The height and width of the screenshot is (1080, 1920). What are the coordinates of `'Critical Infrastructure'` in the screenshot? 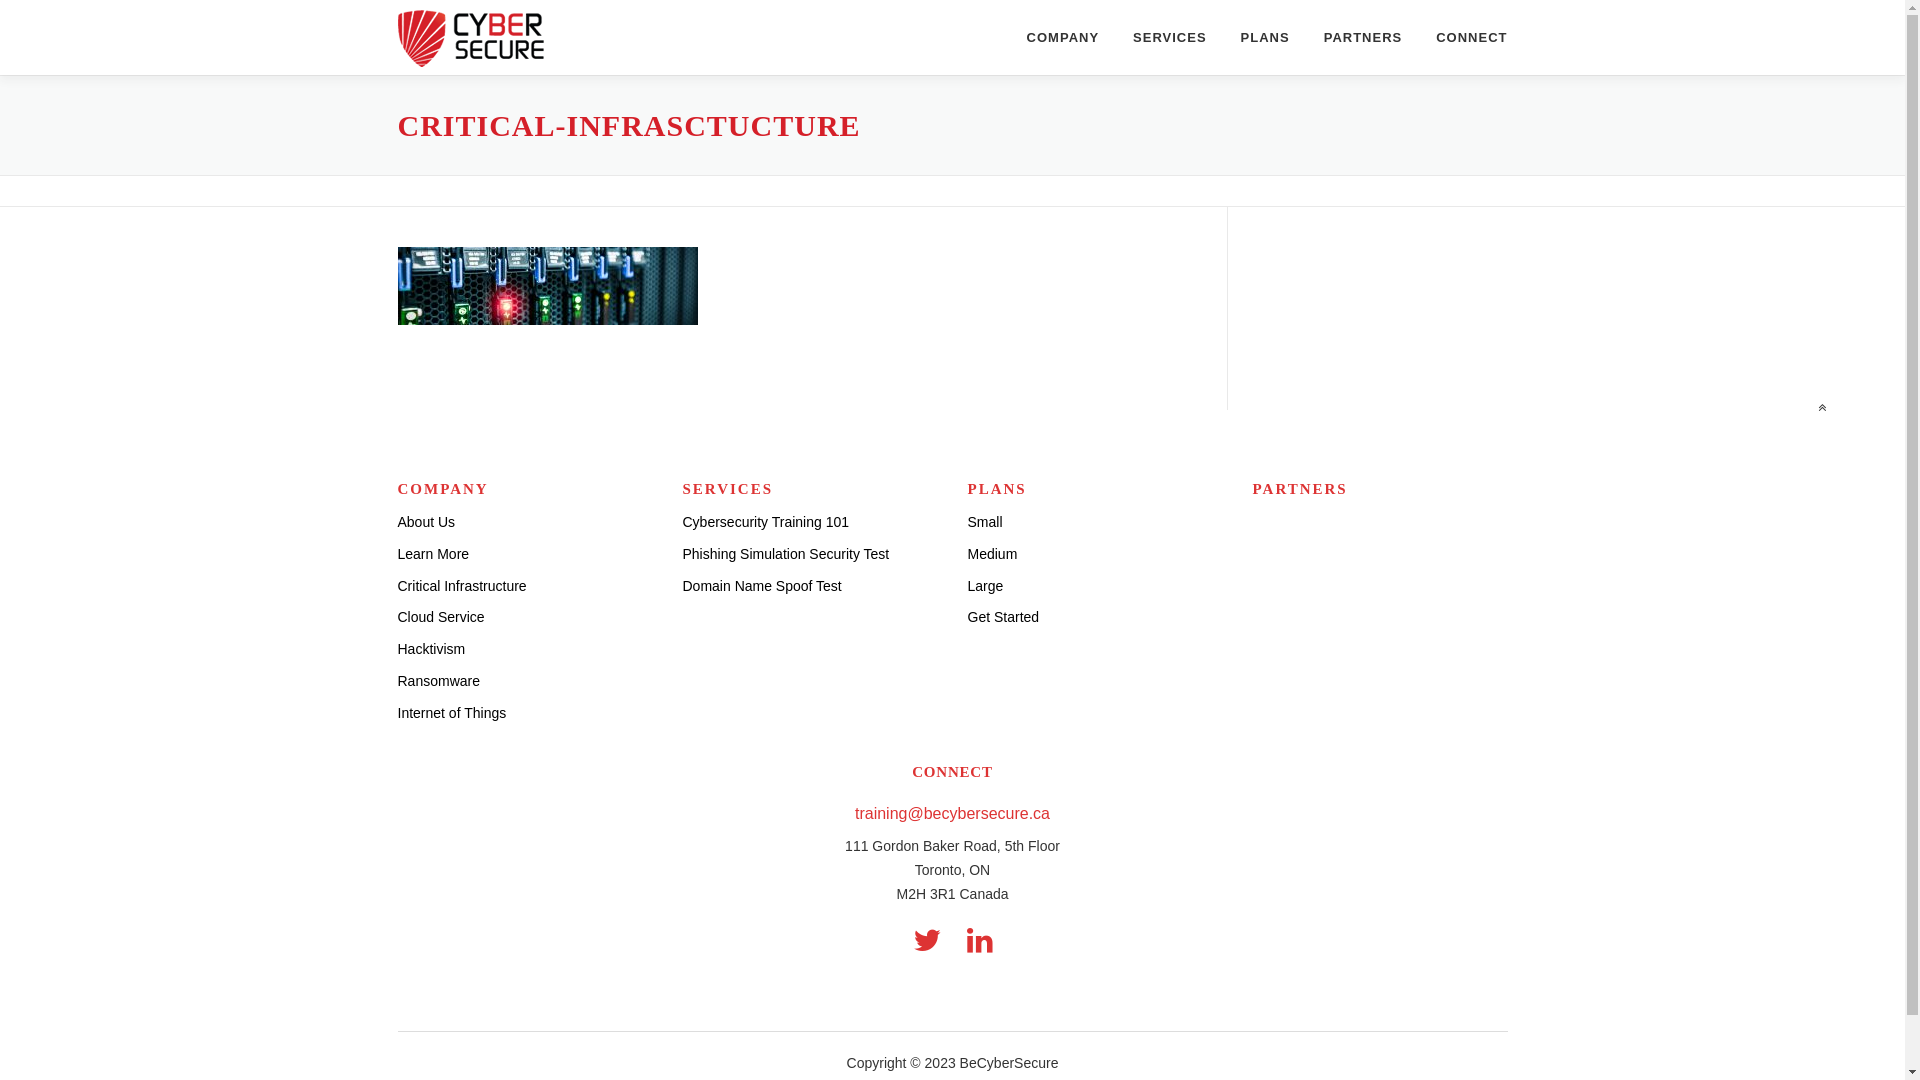 It's located at (461, 585).